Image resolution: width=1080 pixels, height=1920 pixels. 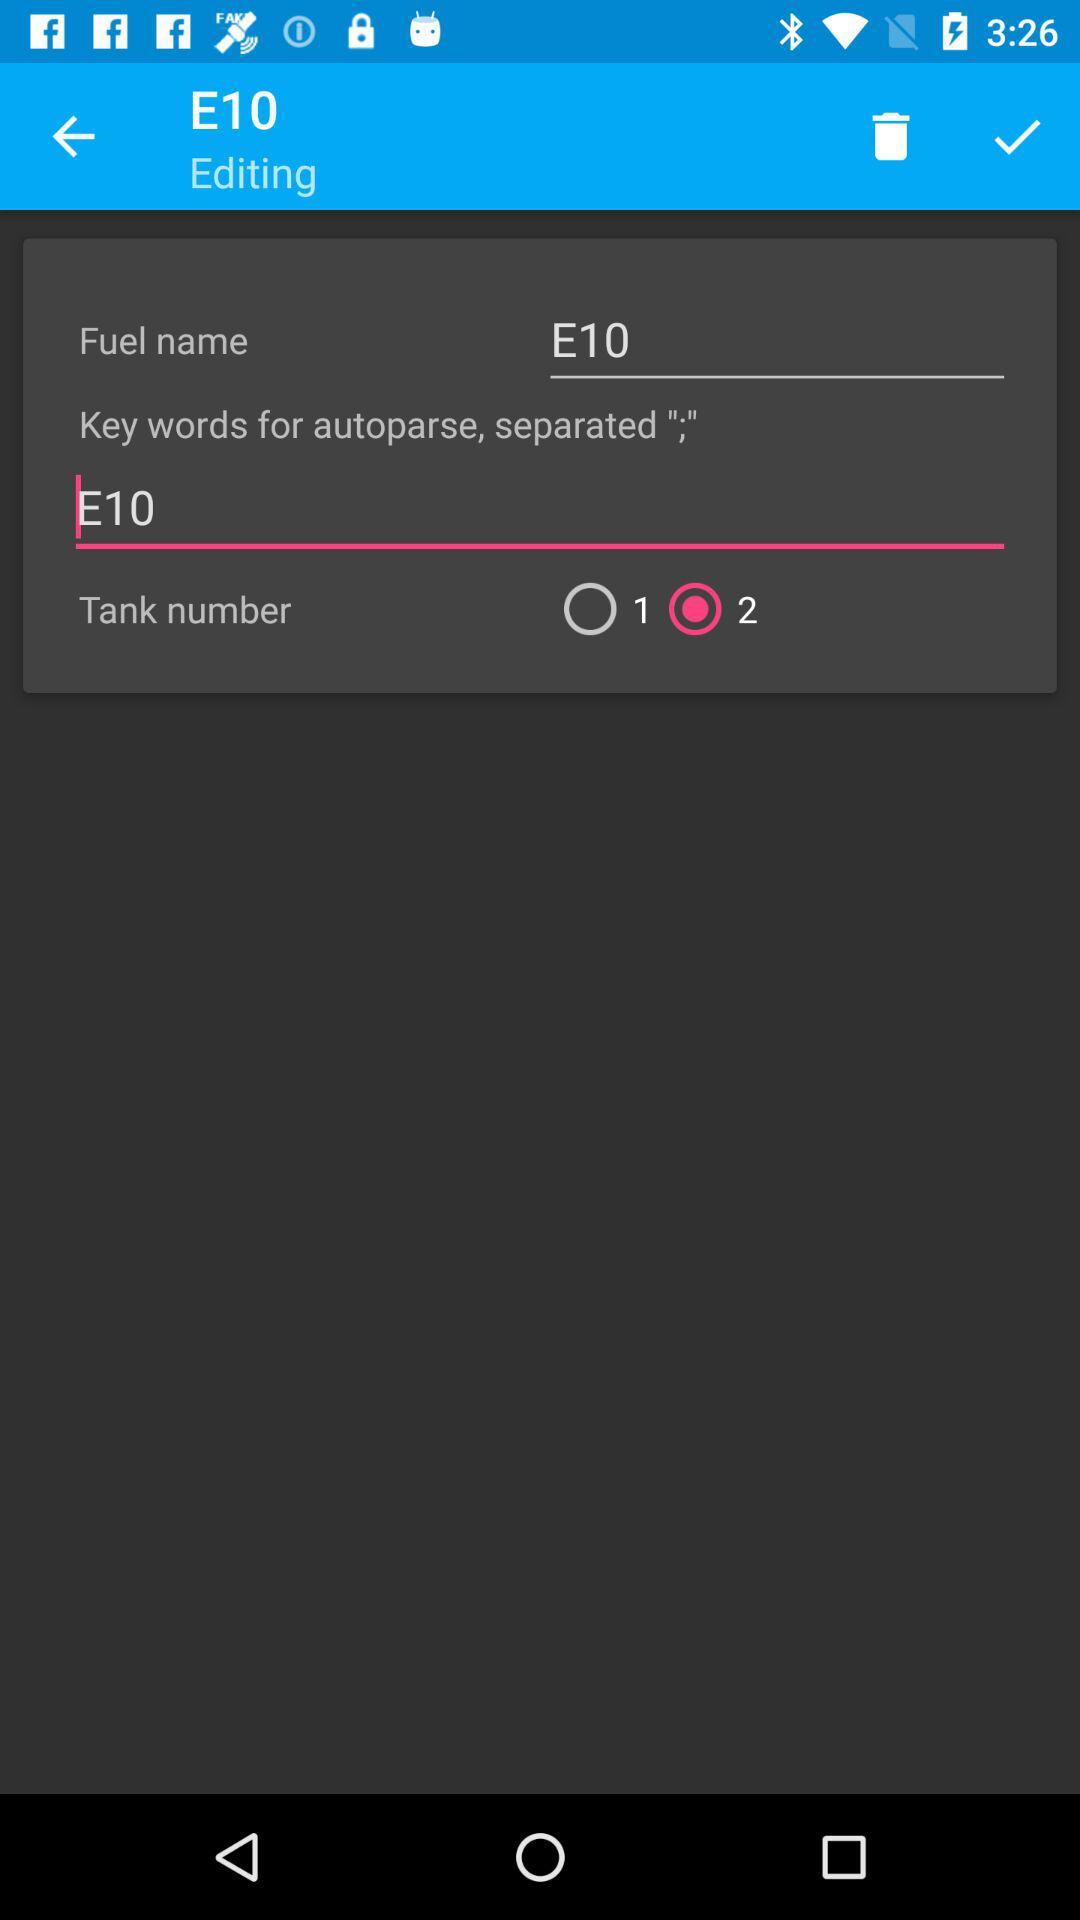 What do you see at coordinates (599, 608) in the screenshot?
I see `item to the left of the 2 item` at bounding box center [599, 608].